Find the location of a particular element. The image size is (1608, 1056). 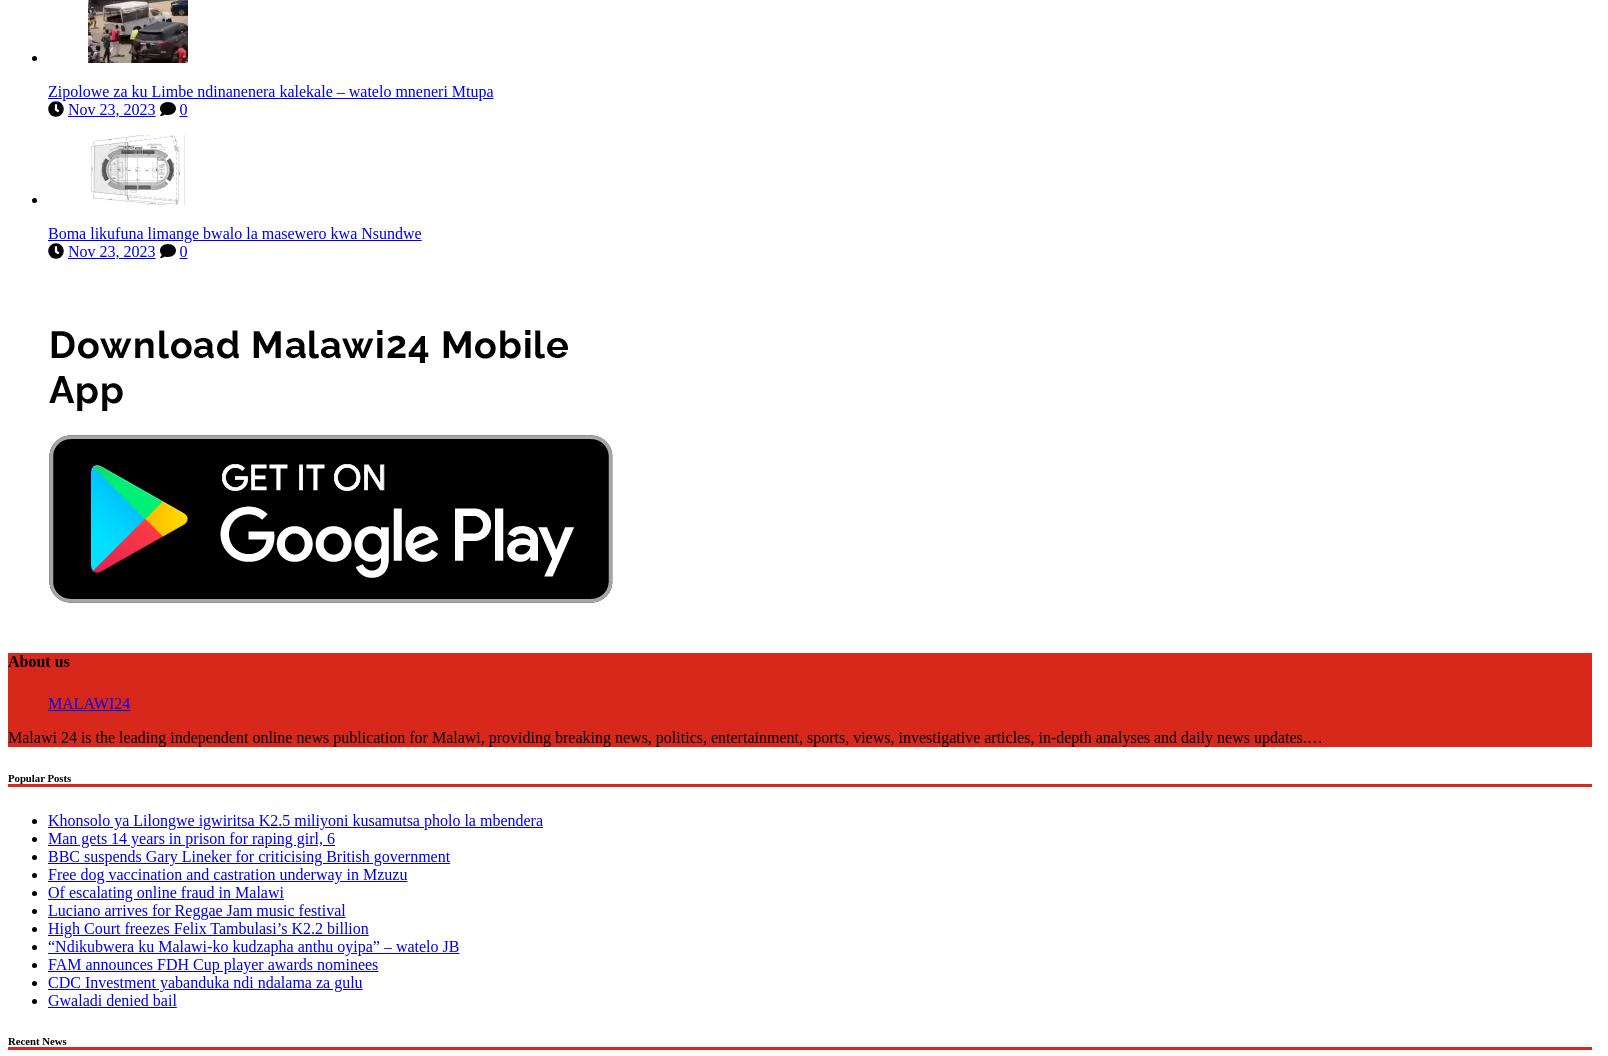

'Of escalating online fraud in Malawi' is located at coordinates (164, 887).